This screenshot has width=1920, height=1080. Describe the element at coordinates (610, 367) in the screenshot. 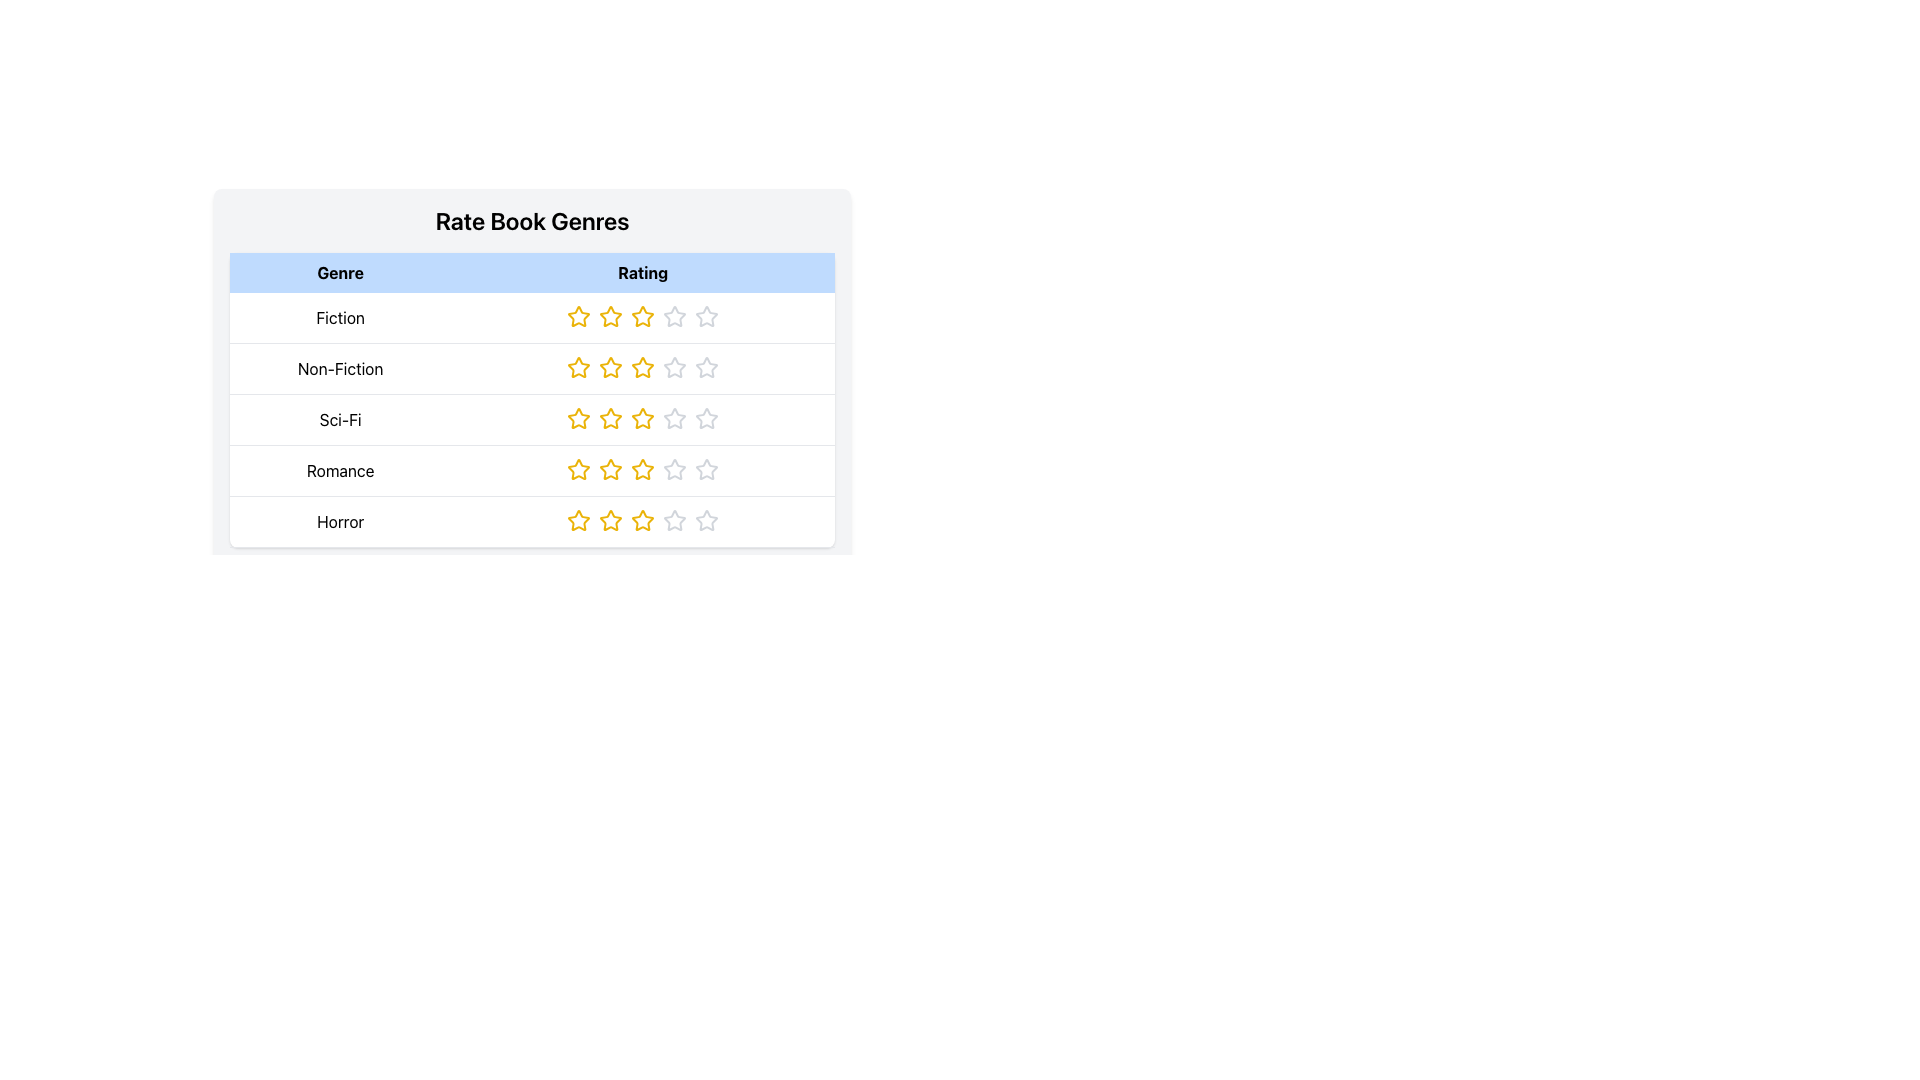

I see `the second golden star icon in the 'Rating' column for the 'Non-Fiction' row` at that location.